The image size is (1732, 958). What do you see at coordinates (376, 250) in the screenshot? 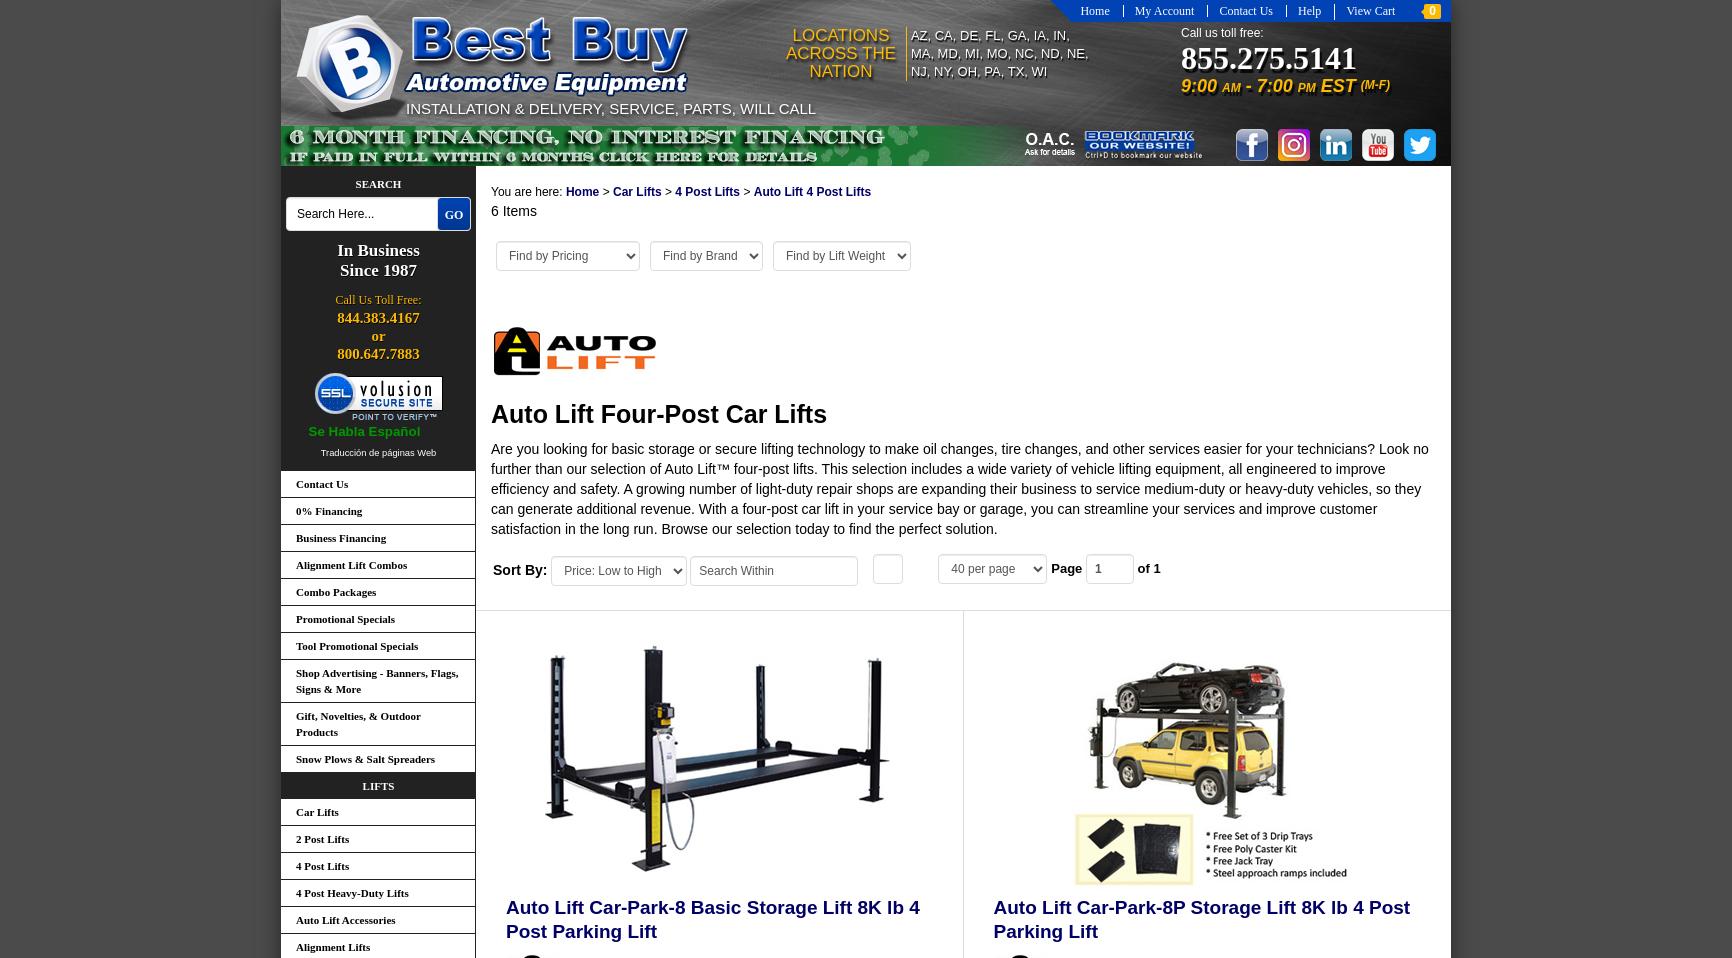
I see `'In Business'` at bounding box center [376, 250].